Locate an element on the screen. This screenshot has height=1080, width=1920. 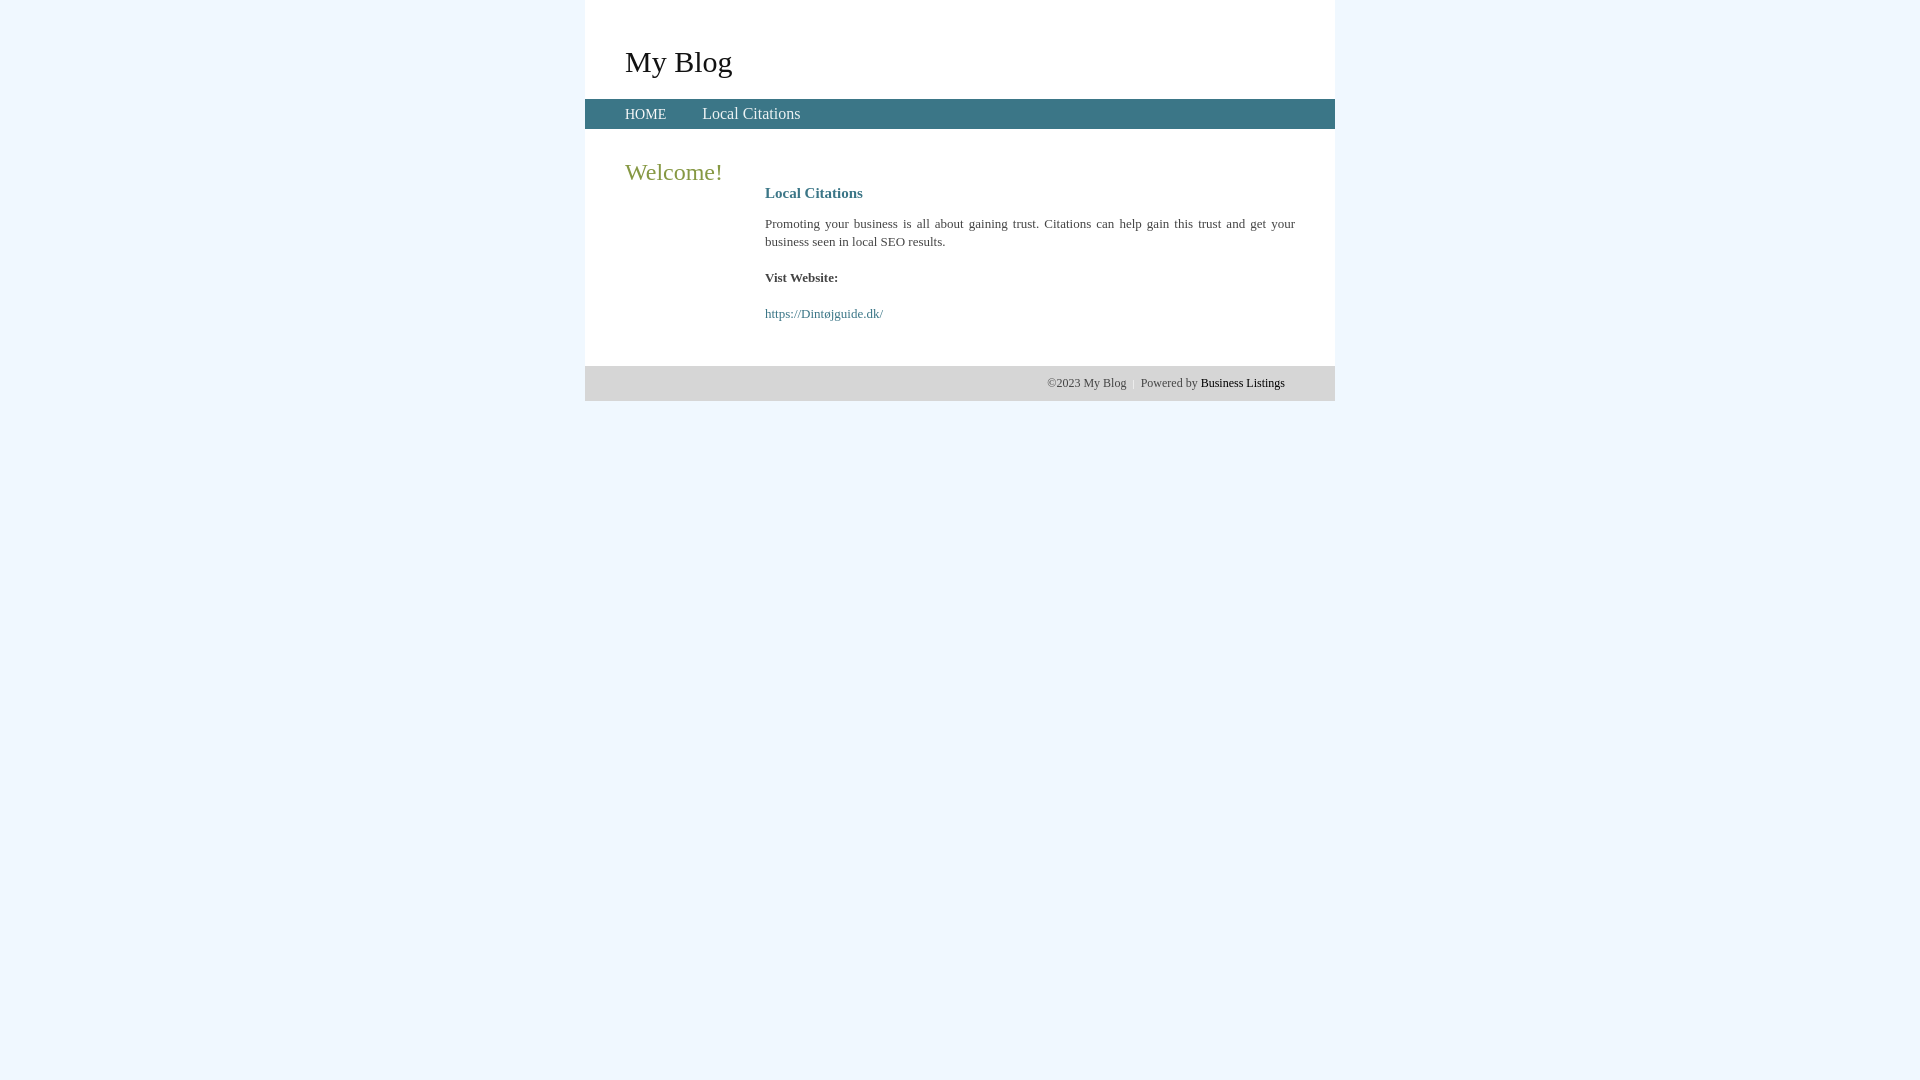
'HOME' is located at coordinates (623, 114).